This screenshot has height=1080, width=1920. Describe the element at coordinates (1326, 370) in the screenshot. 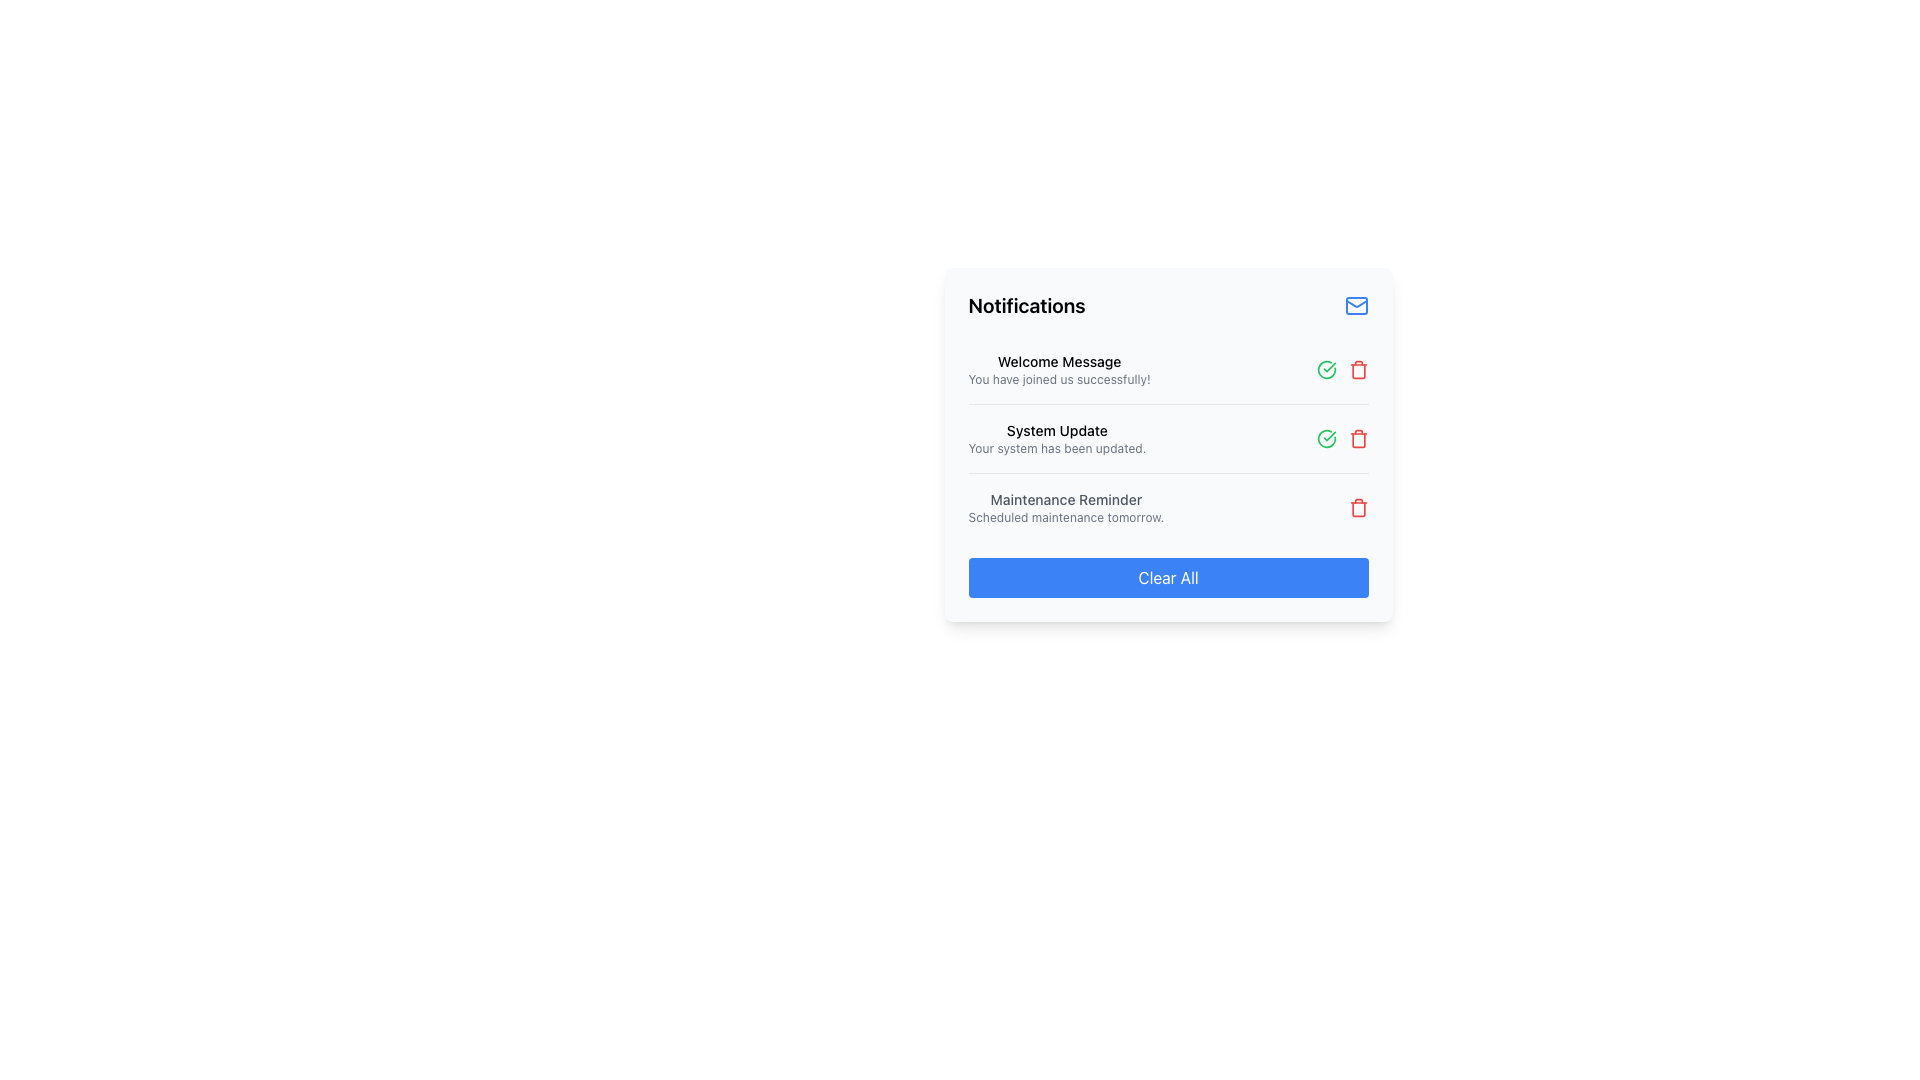

I see `the confirmation icon in the second row of the notification list for the 'System Update' entry` at that location.